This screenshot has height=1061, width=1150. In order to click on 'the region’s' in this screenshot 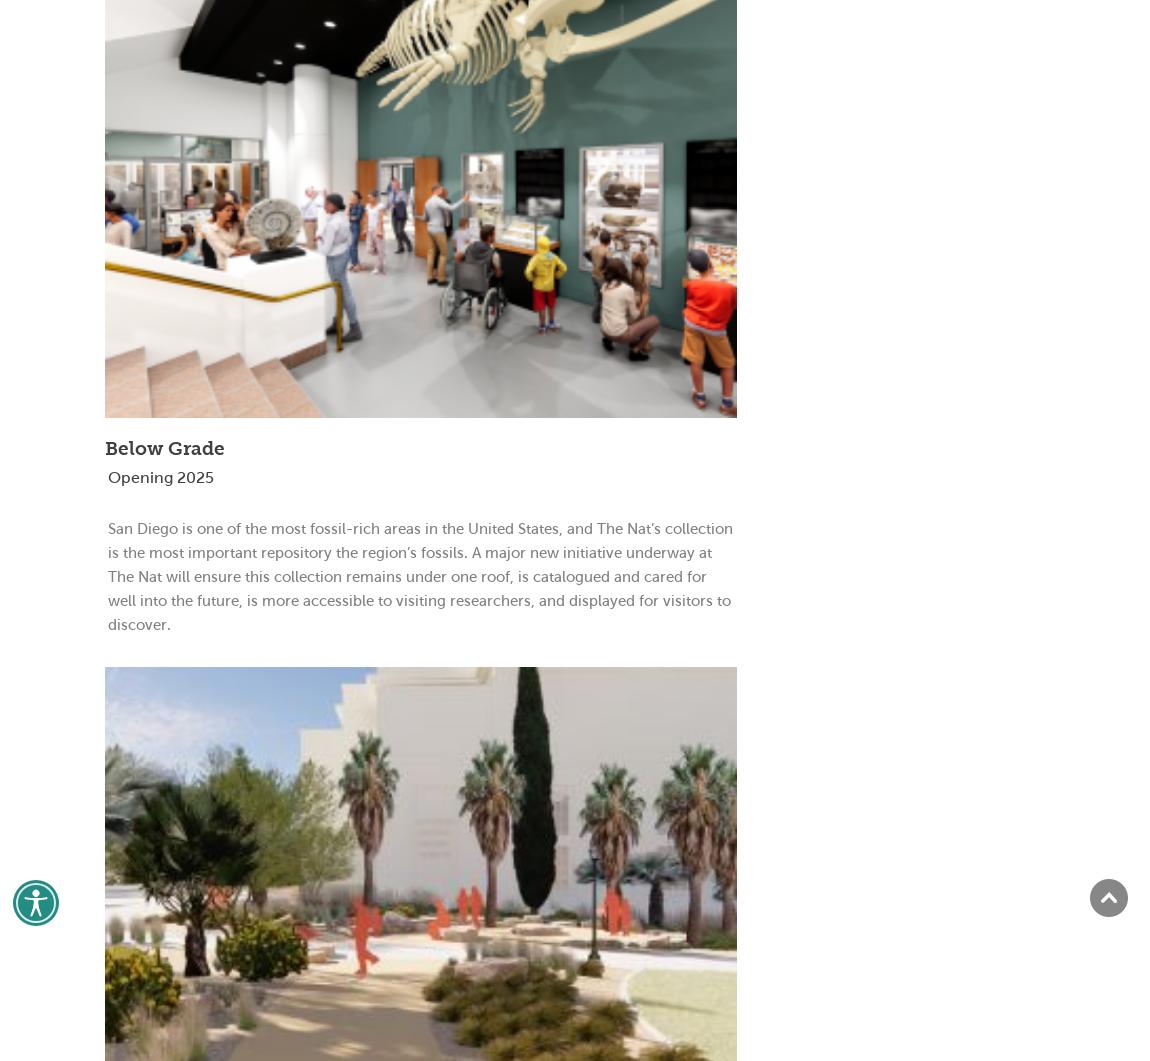, I will do `click(376, 551)`.